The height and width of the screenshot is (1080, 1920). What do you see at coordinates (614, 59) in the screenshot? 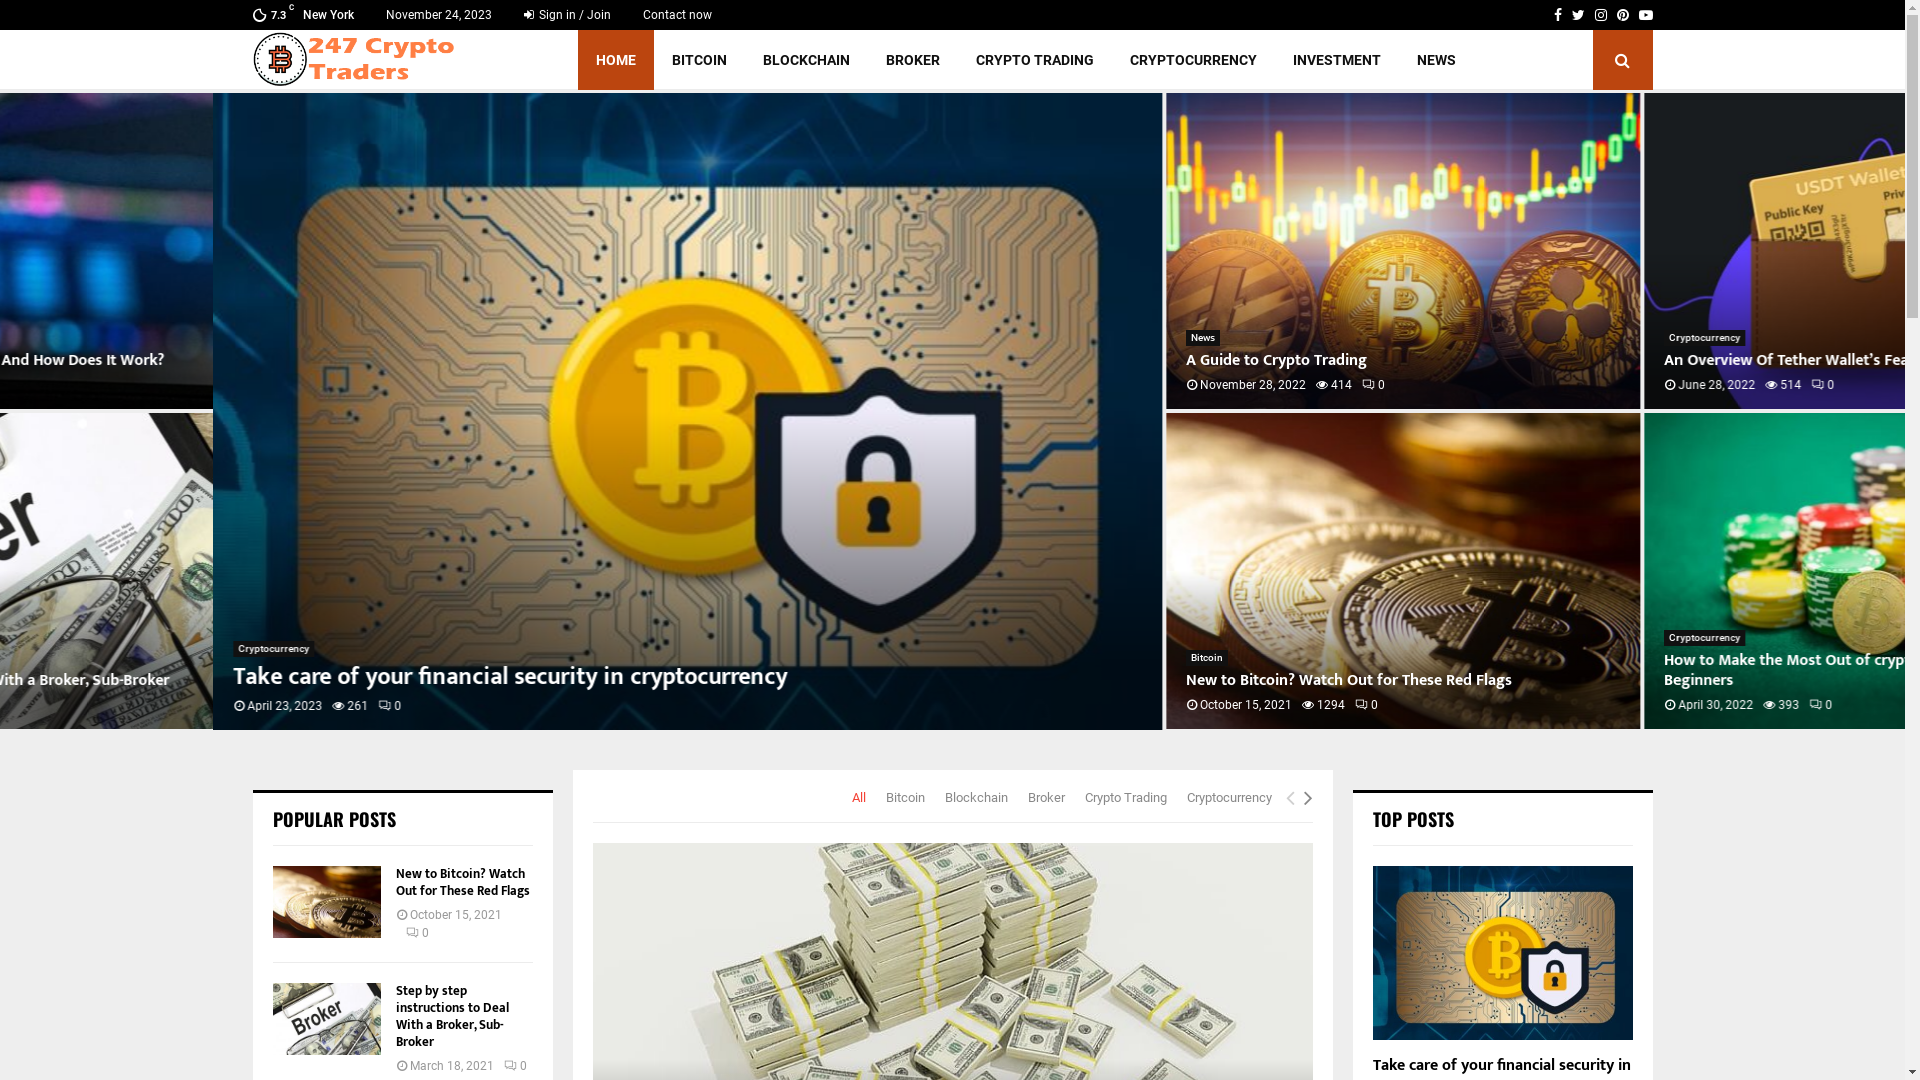
I see `'HOME'` at bounding box center [614, 59].